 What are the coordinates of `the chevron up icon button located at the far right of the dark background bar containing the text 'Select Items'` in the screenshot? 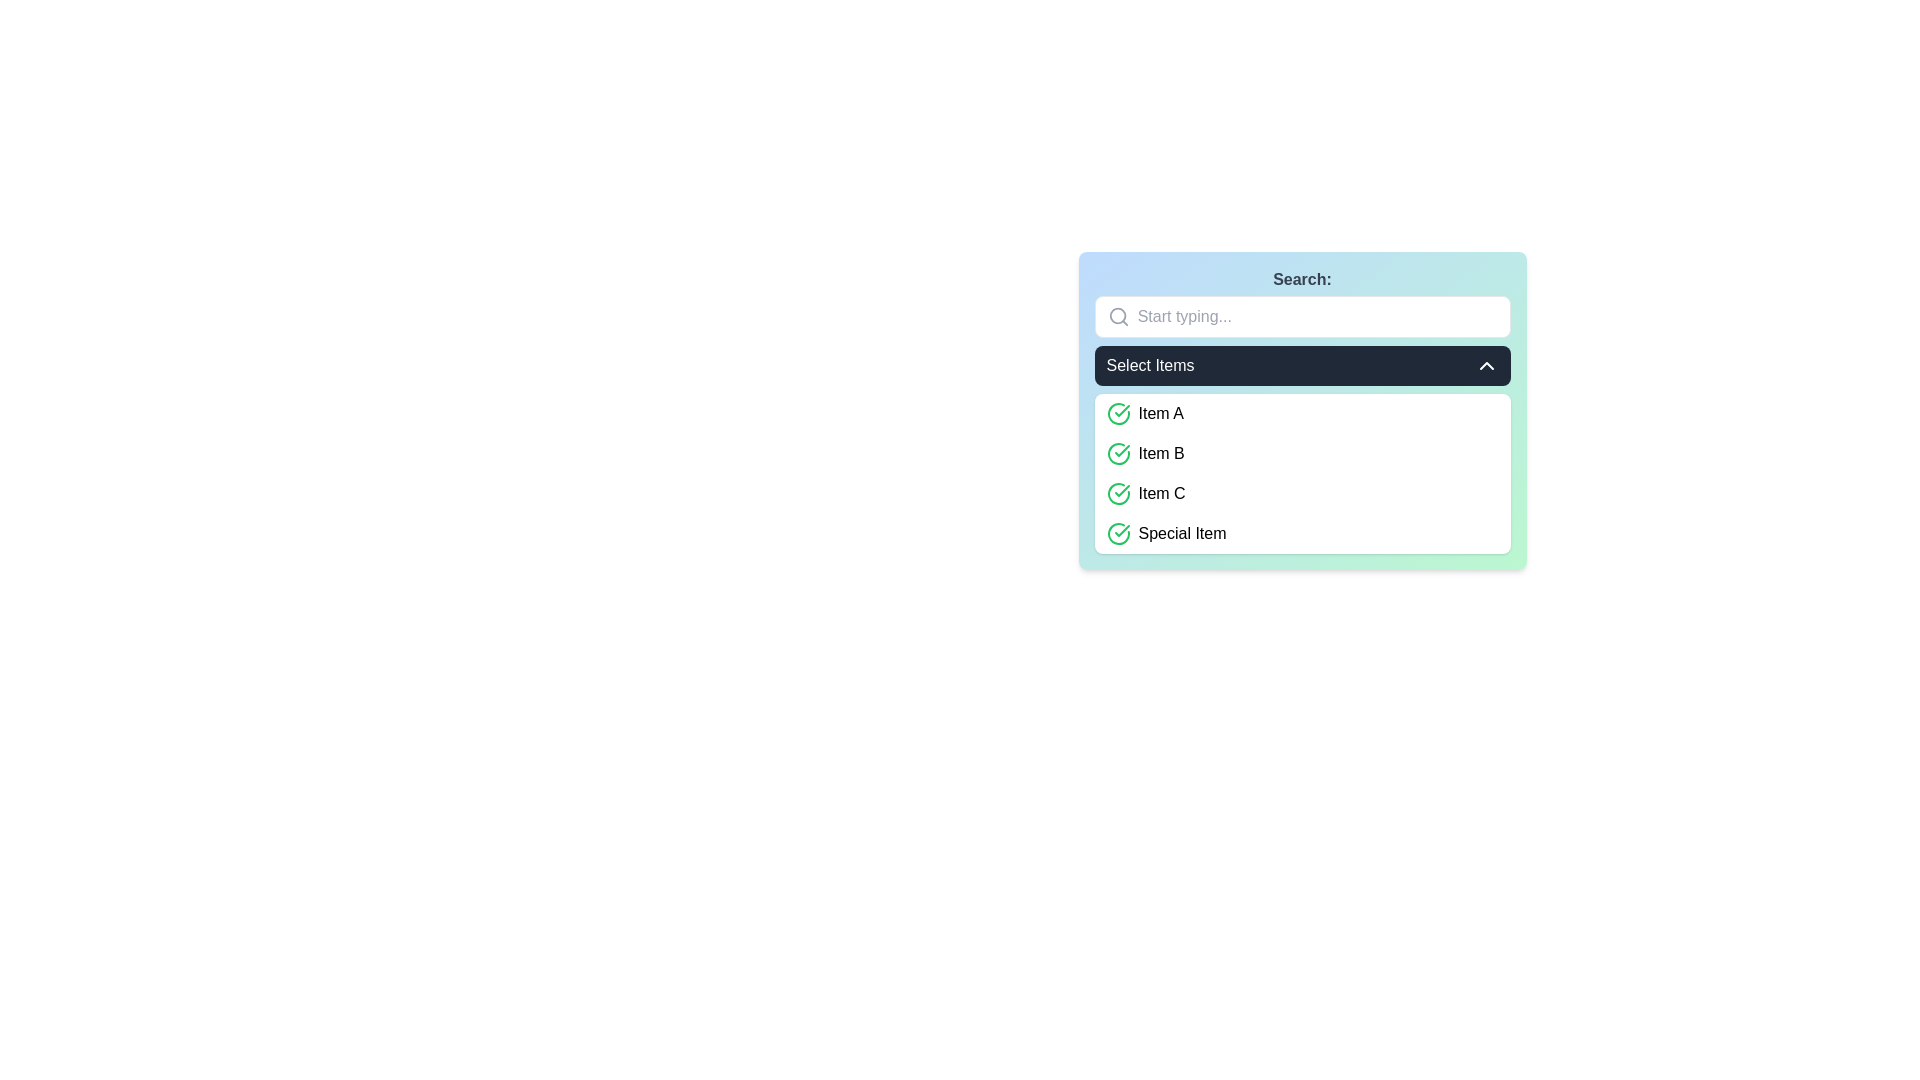 It's located at (1486, 366).